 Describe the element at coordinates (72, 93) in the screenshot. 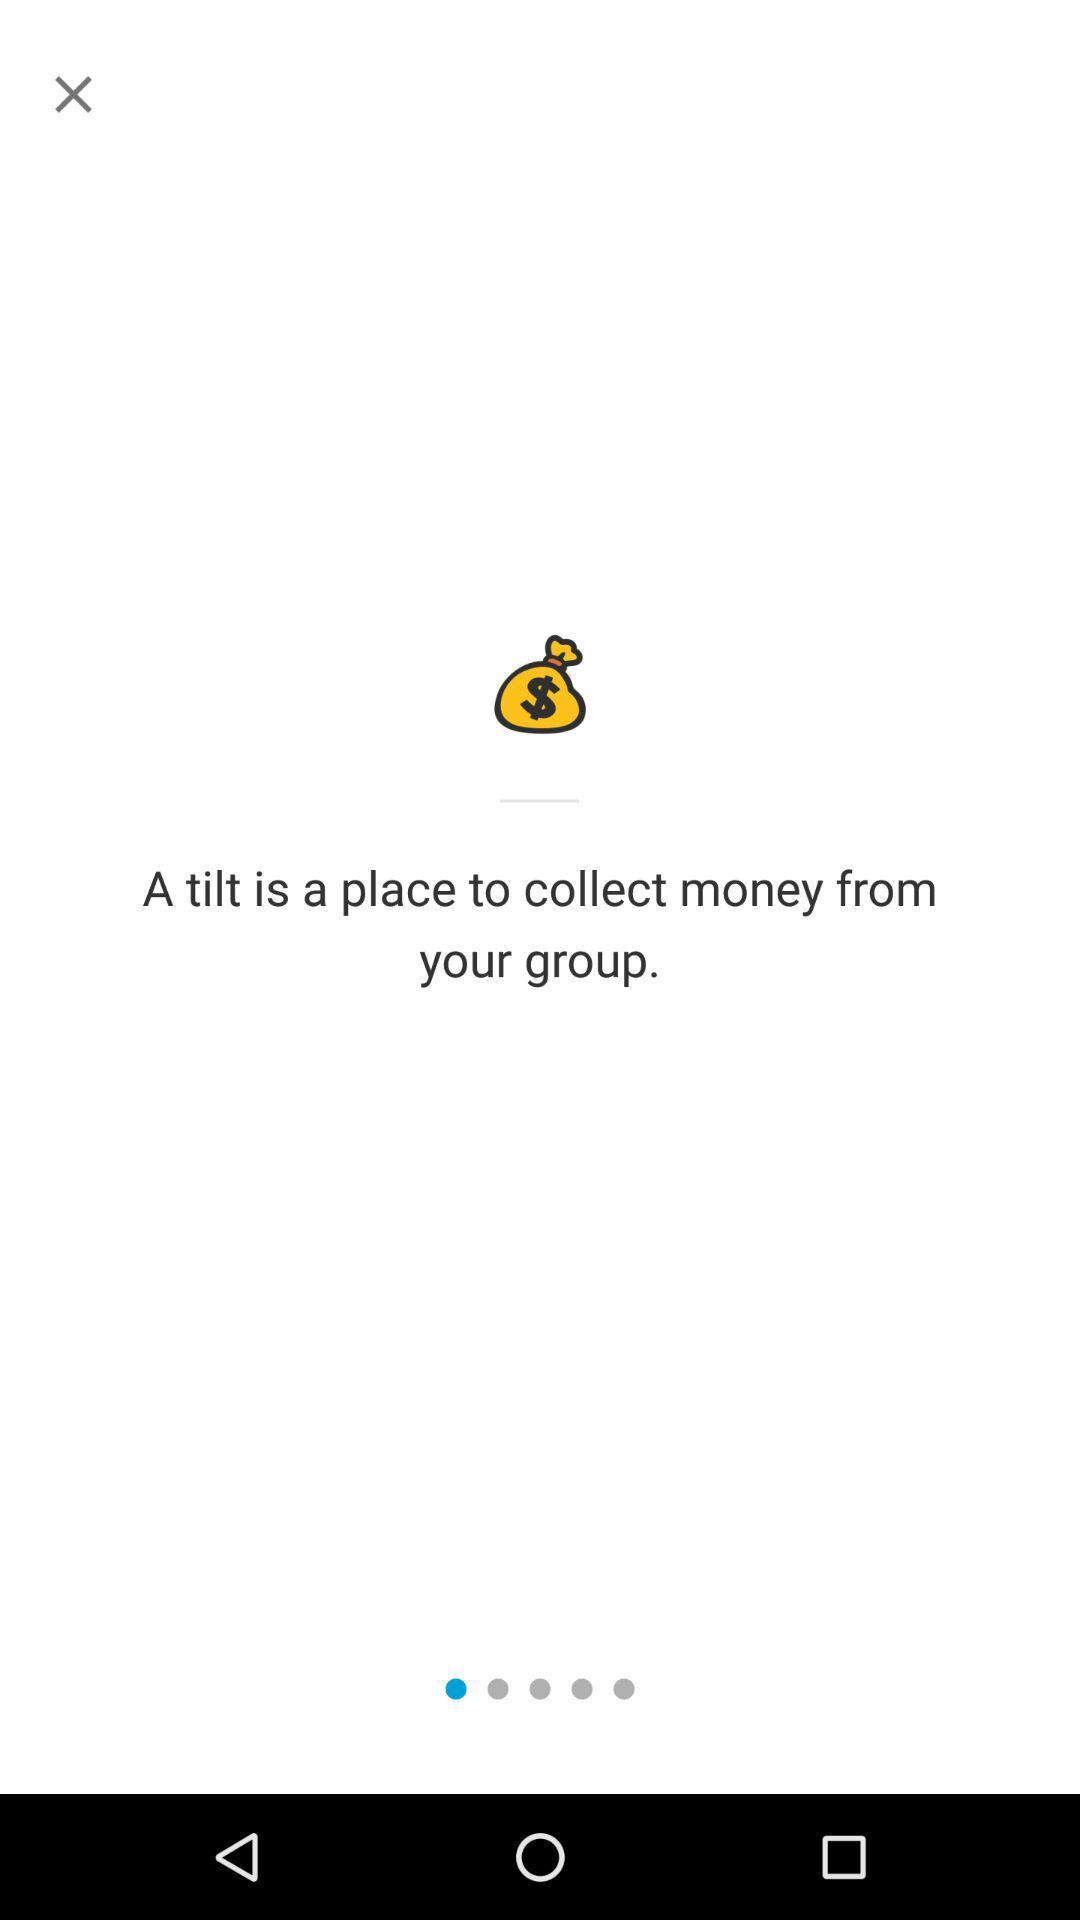

I see `instructions` at that location.